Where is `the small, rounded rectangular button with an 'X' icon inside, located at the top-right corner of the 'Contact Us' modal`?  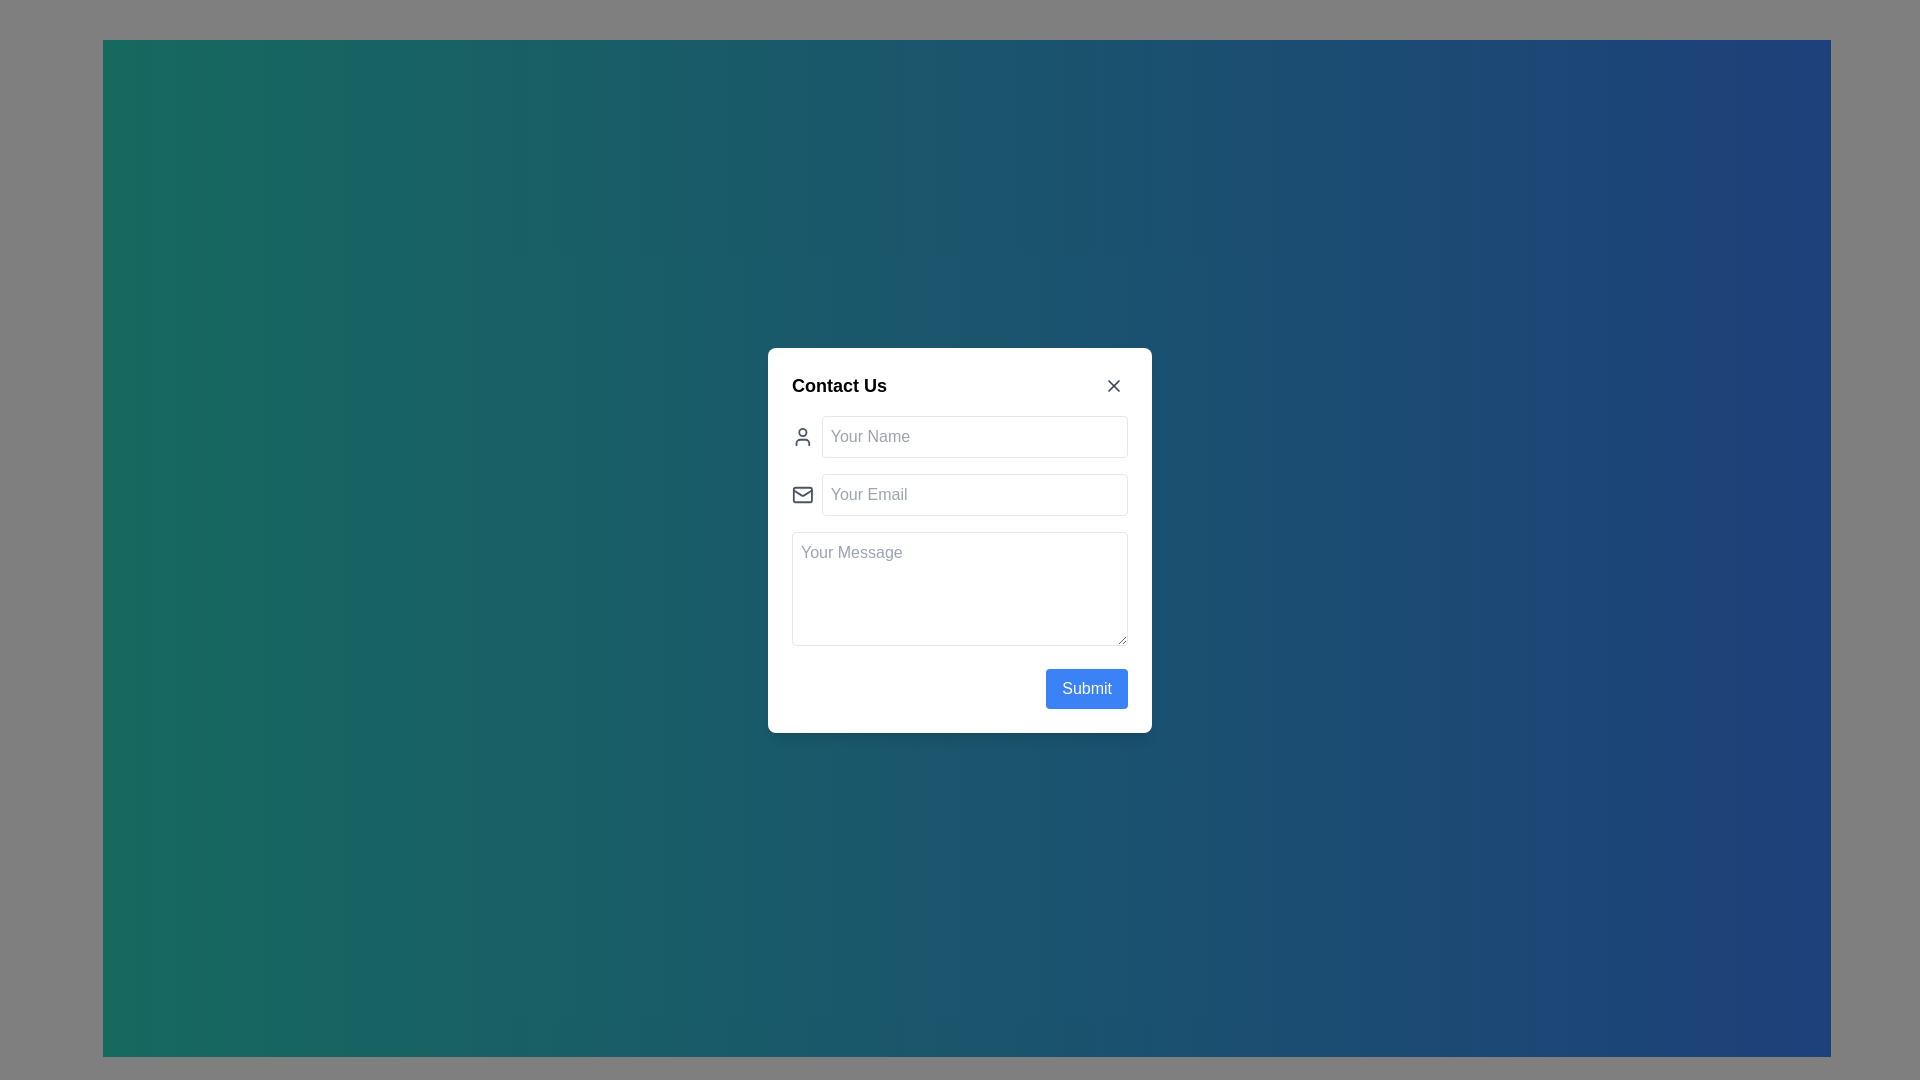 the small, rounded rectangular button with an 'X' icon inside, located at the top-right corner of the 'Contact Us' modal is located at coordinates (1112, 385).